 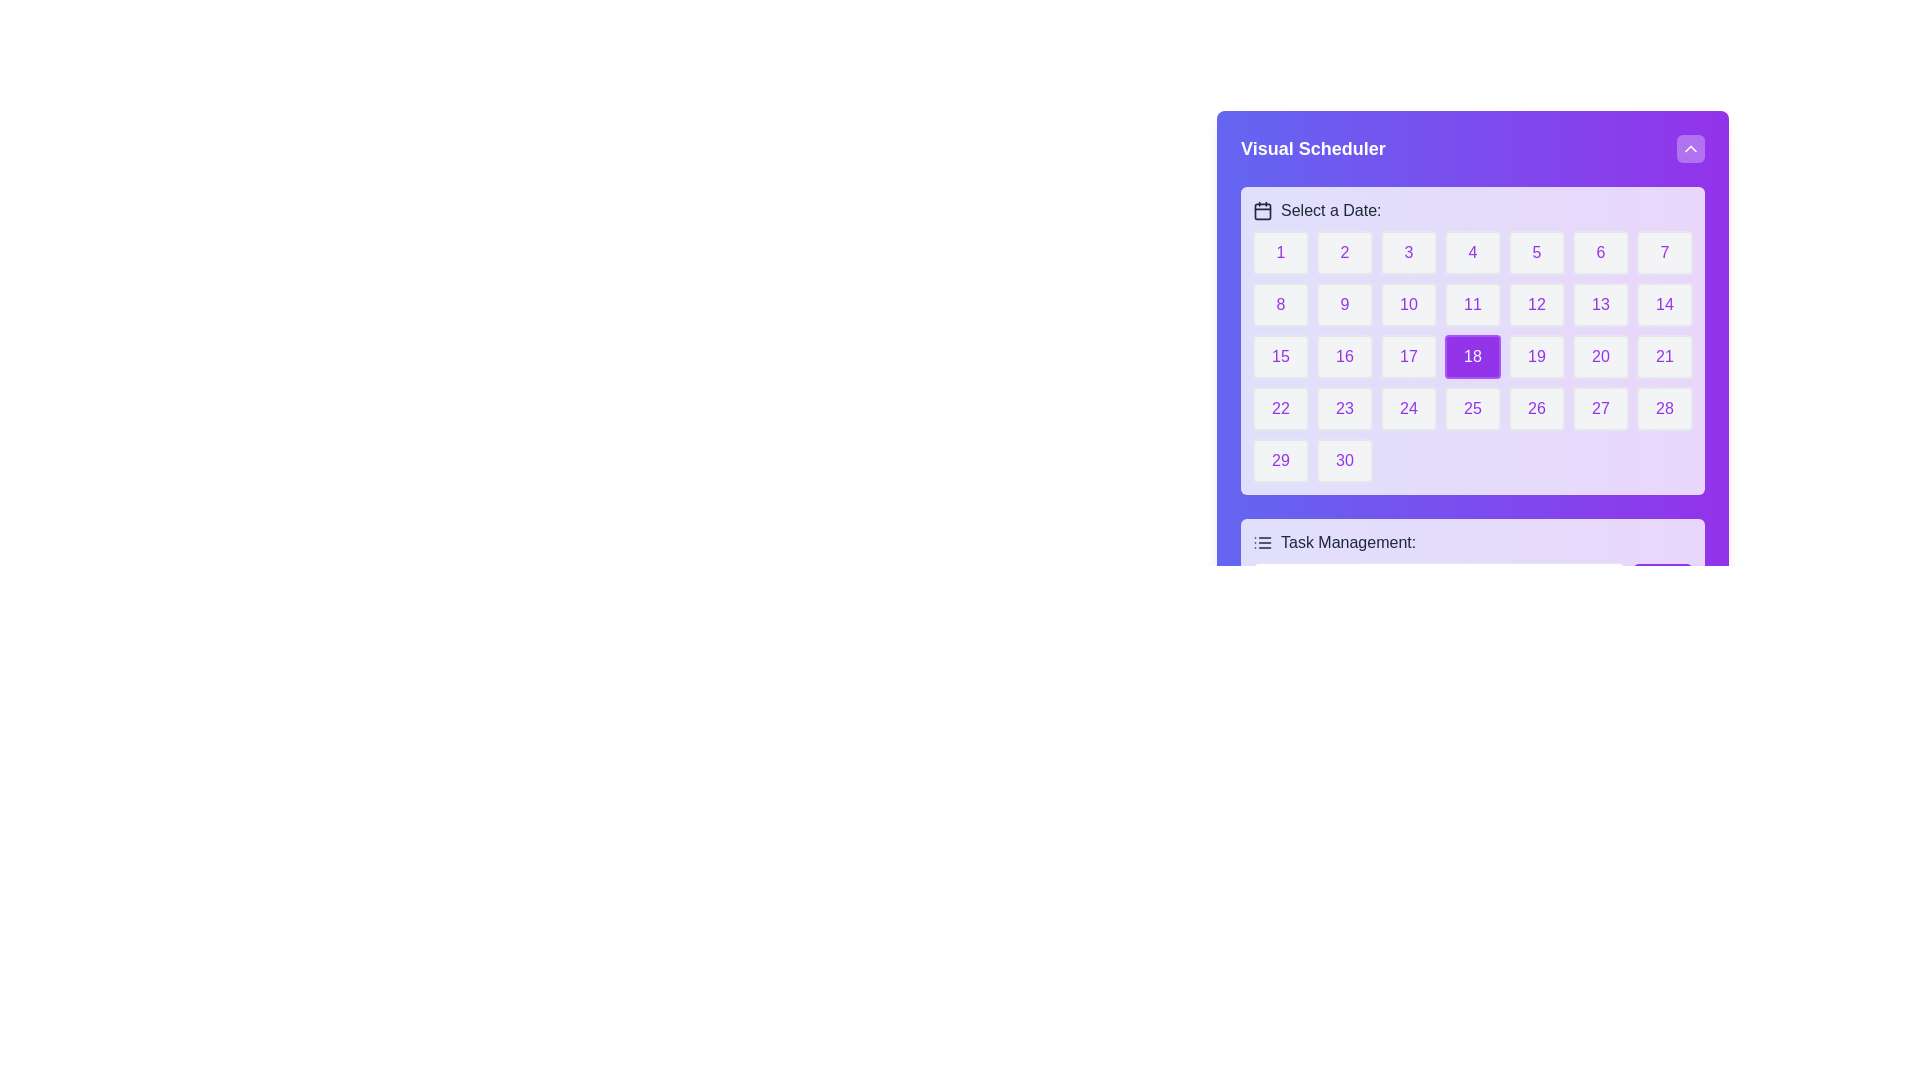 I want to click on the button labeled '1', which is a rectangular button with rounded corners, light gray background, and purple text, so click(x=1281, y=252).